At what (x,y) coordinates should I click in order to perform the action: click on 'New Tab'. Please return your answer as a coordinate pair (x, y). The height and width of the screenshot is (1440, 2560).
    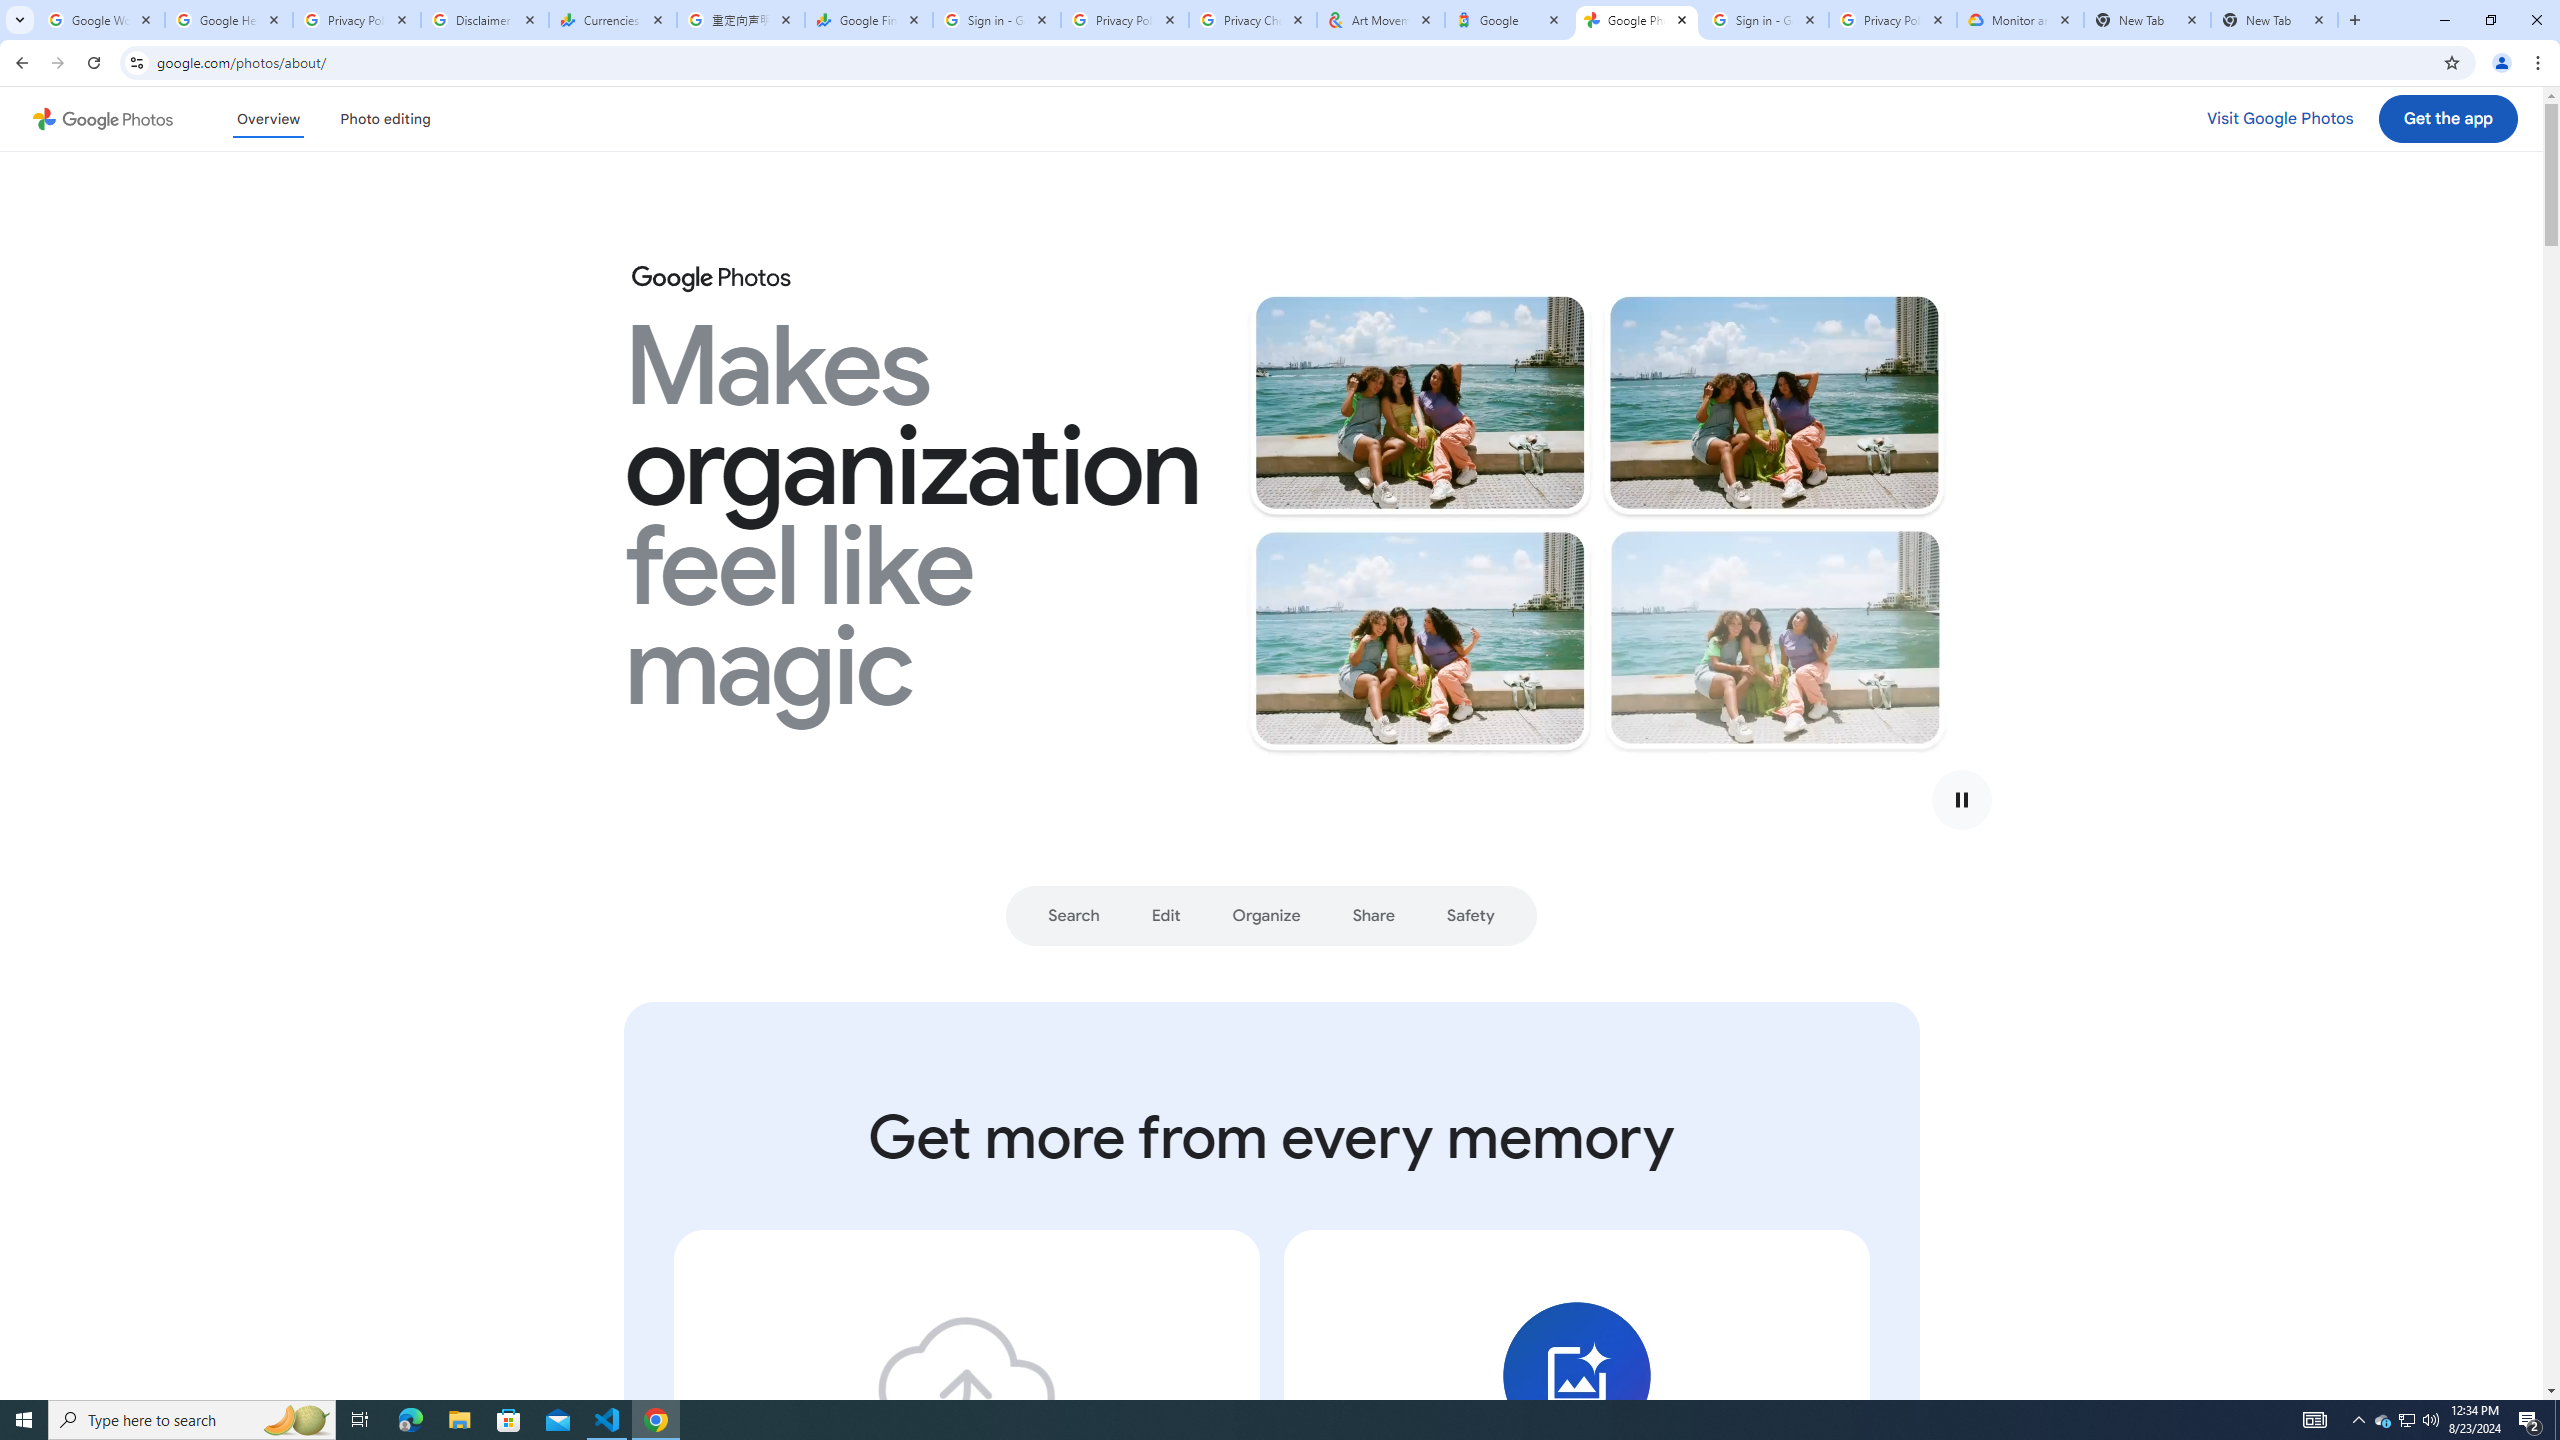
    Looking at the image, I should click on (2147, 19).